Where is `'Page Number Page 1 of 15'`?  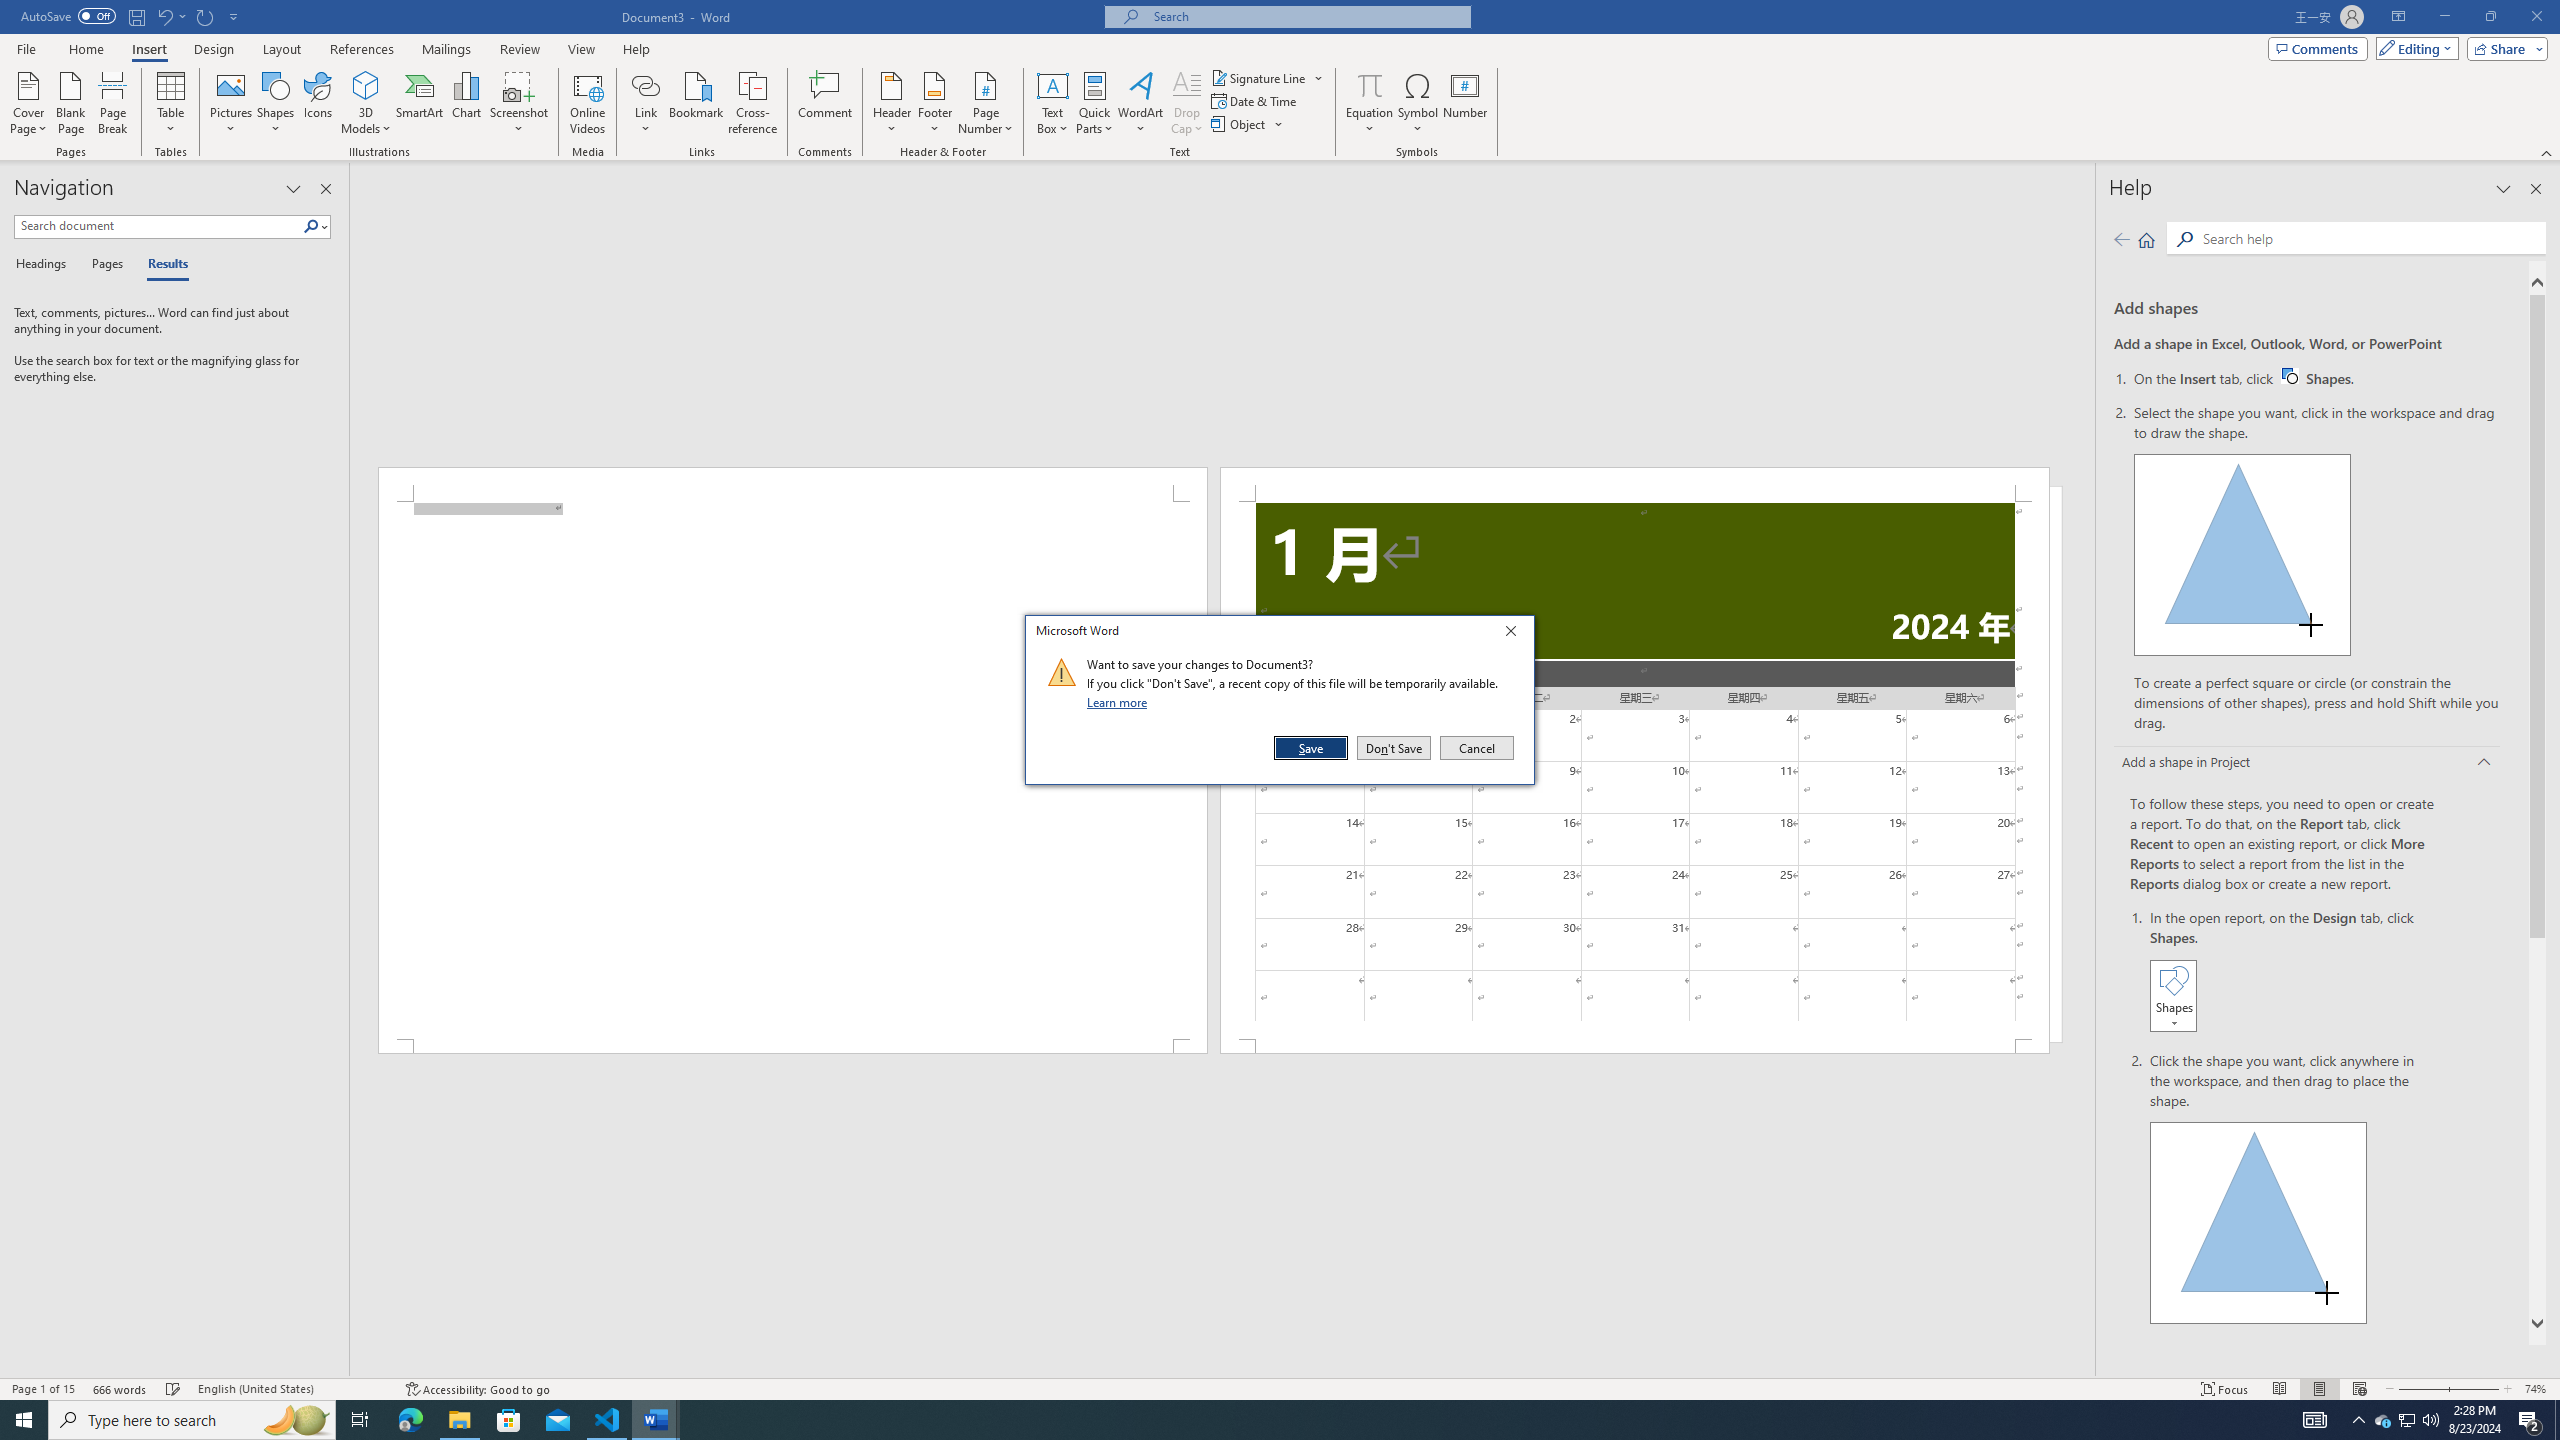 'Page Number Page 1 of 15' is located at coordinates (42, 1389).